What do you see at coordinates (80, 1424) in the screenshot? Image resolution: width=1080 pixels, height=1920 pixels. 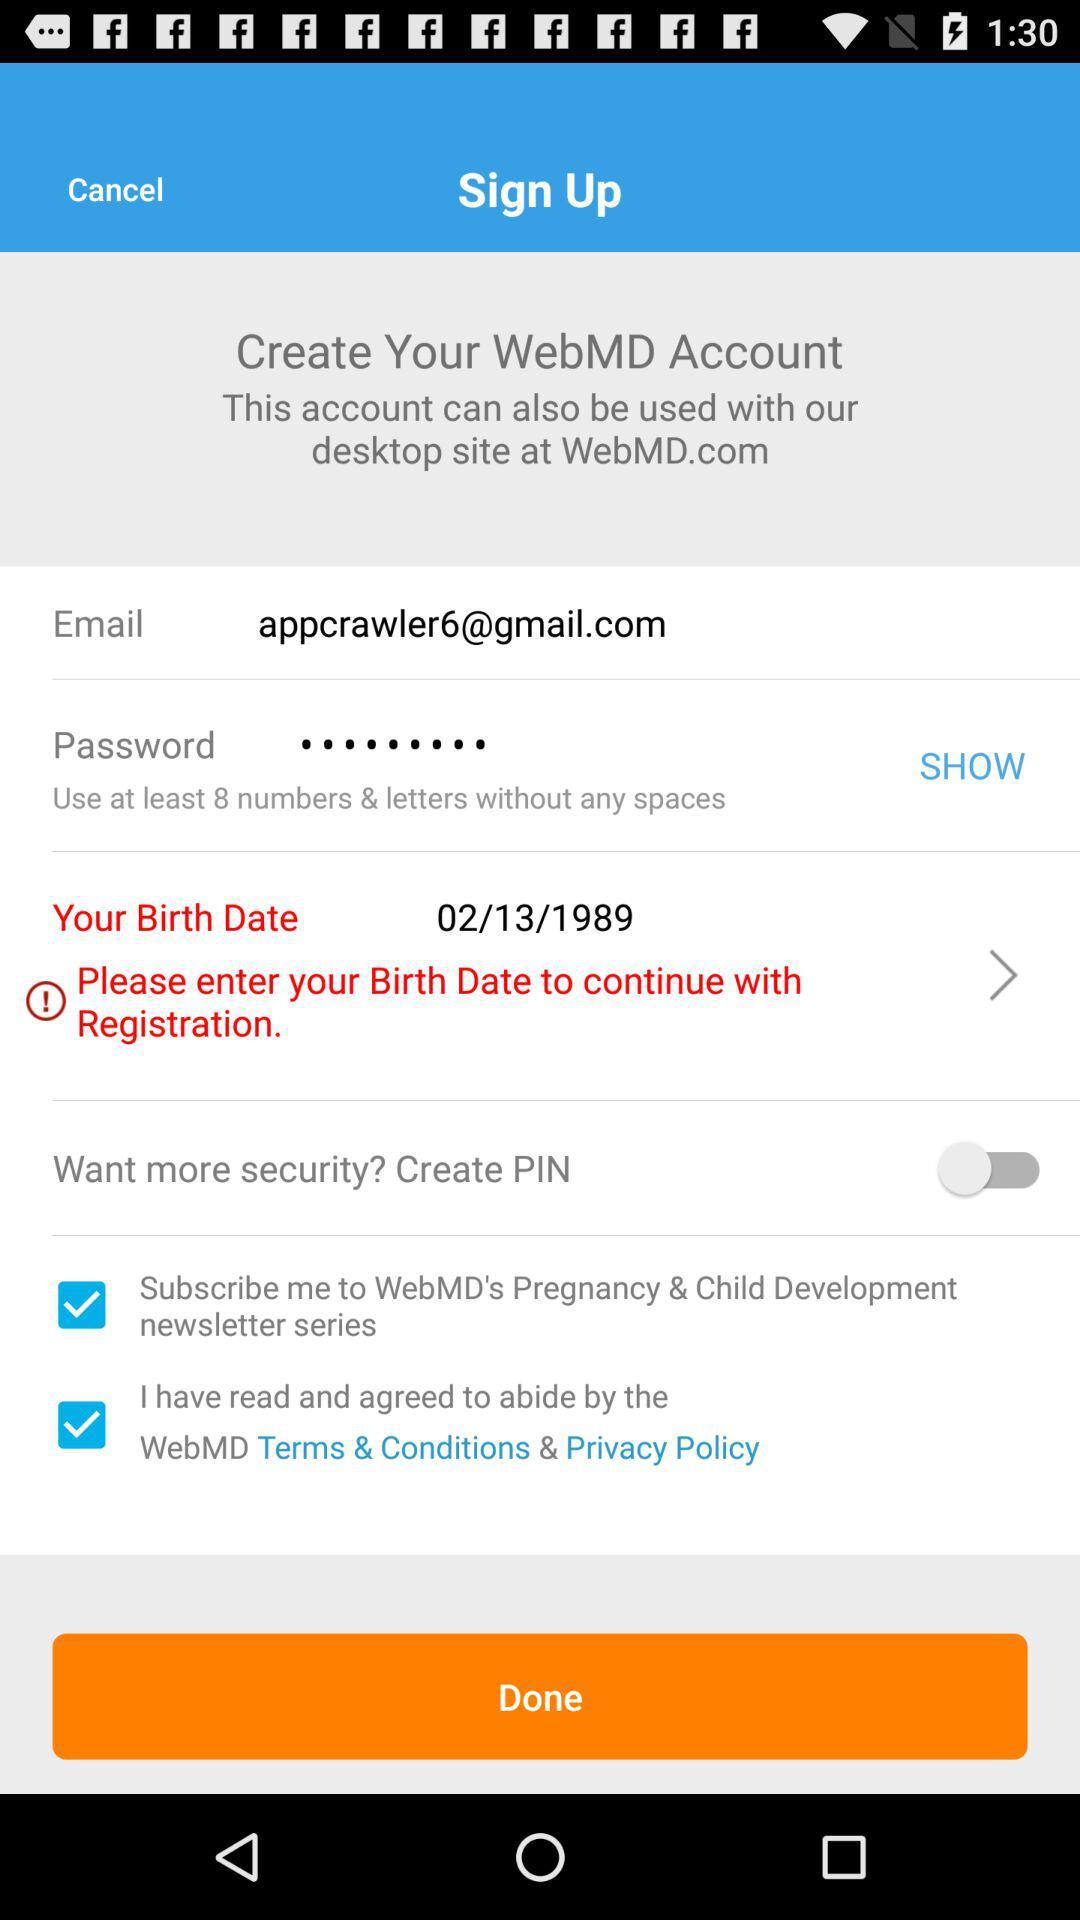 I see `selection` at bounding box center [80, 1424].